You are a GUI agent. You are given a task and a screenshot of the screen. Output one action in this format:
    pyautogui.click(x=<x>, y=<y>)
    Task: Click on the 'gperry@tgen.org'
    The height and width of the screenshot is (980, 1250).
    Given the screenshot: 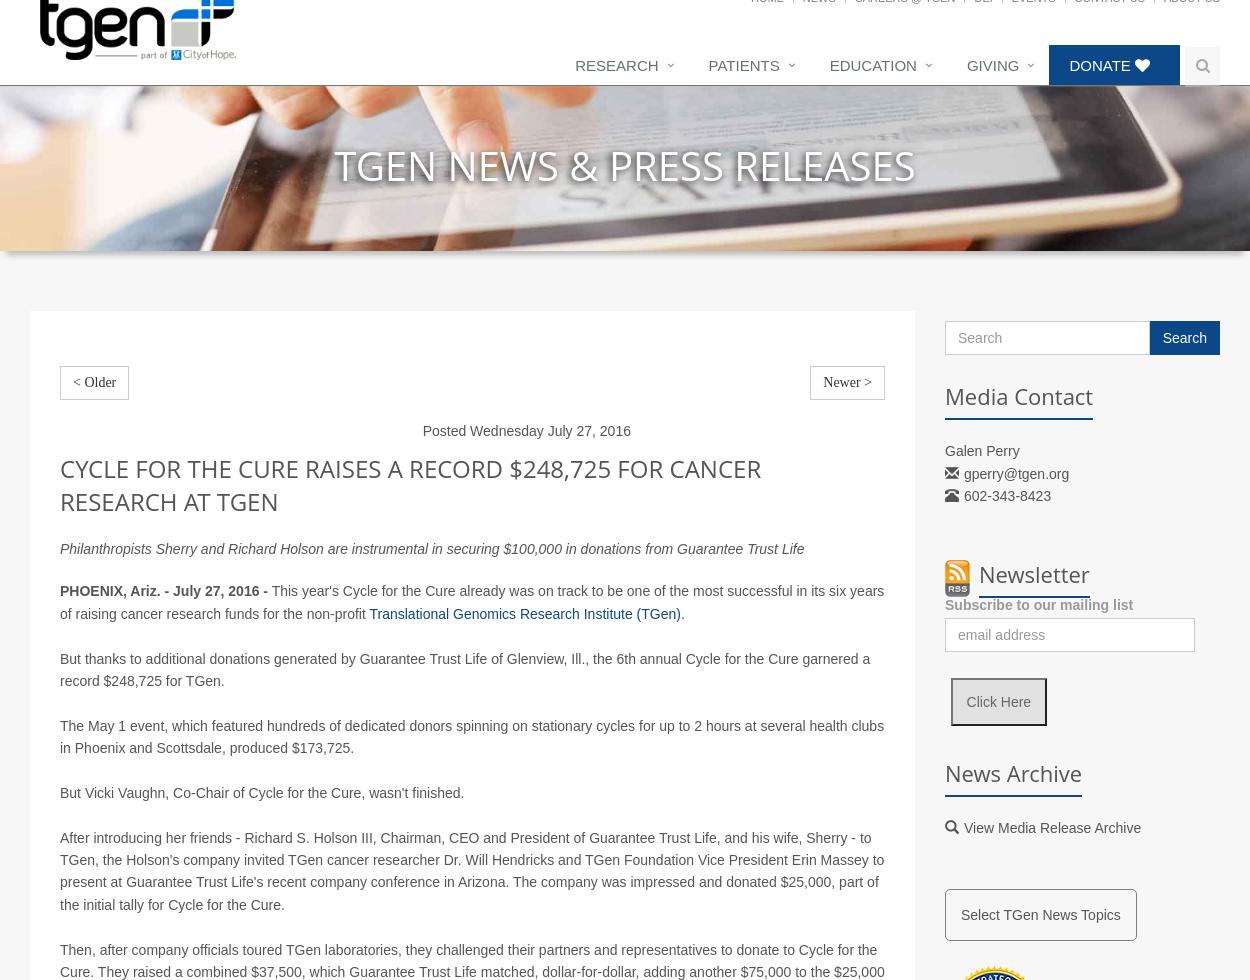 What is the action you would take?
    pyautogui.click(x=1016, y=495)
    